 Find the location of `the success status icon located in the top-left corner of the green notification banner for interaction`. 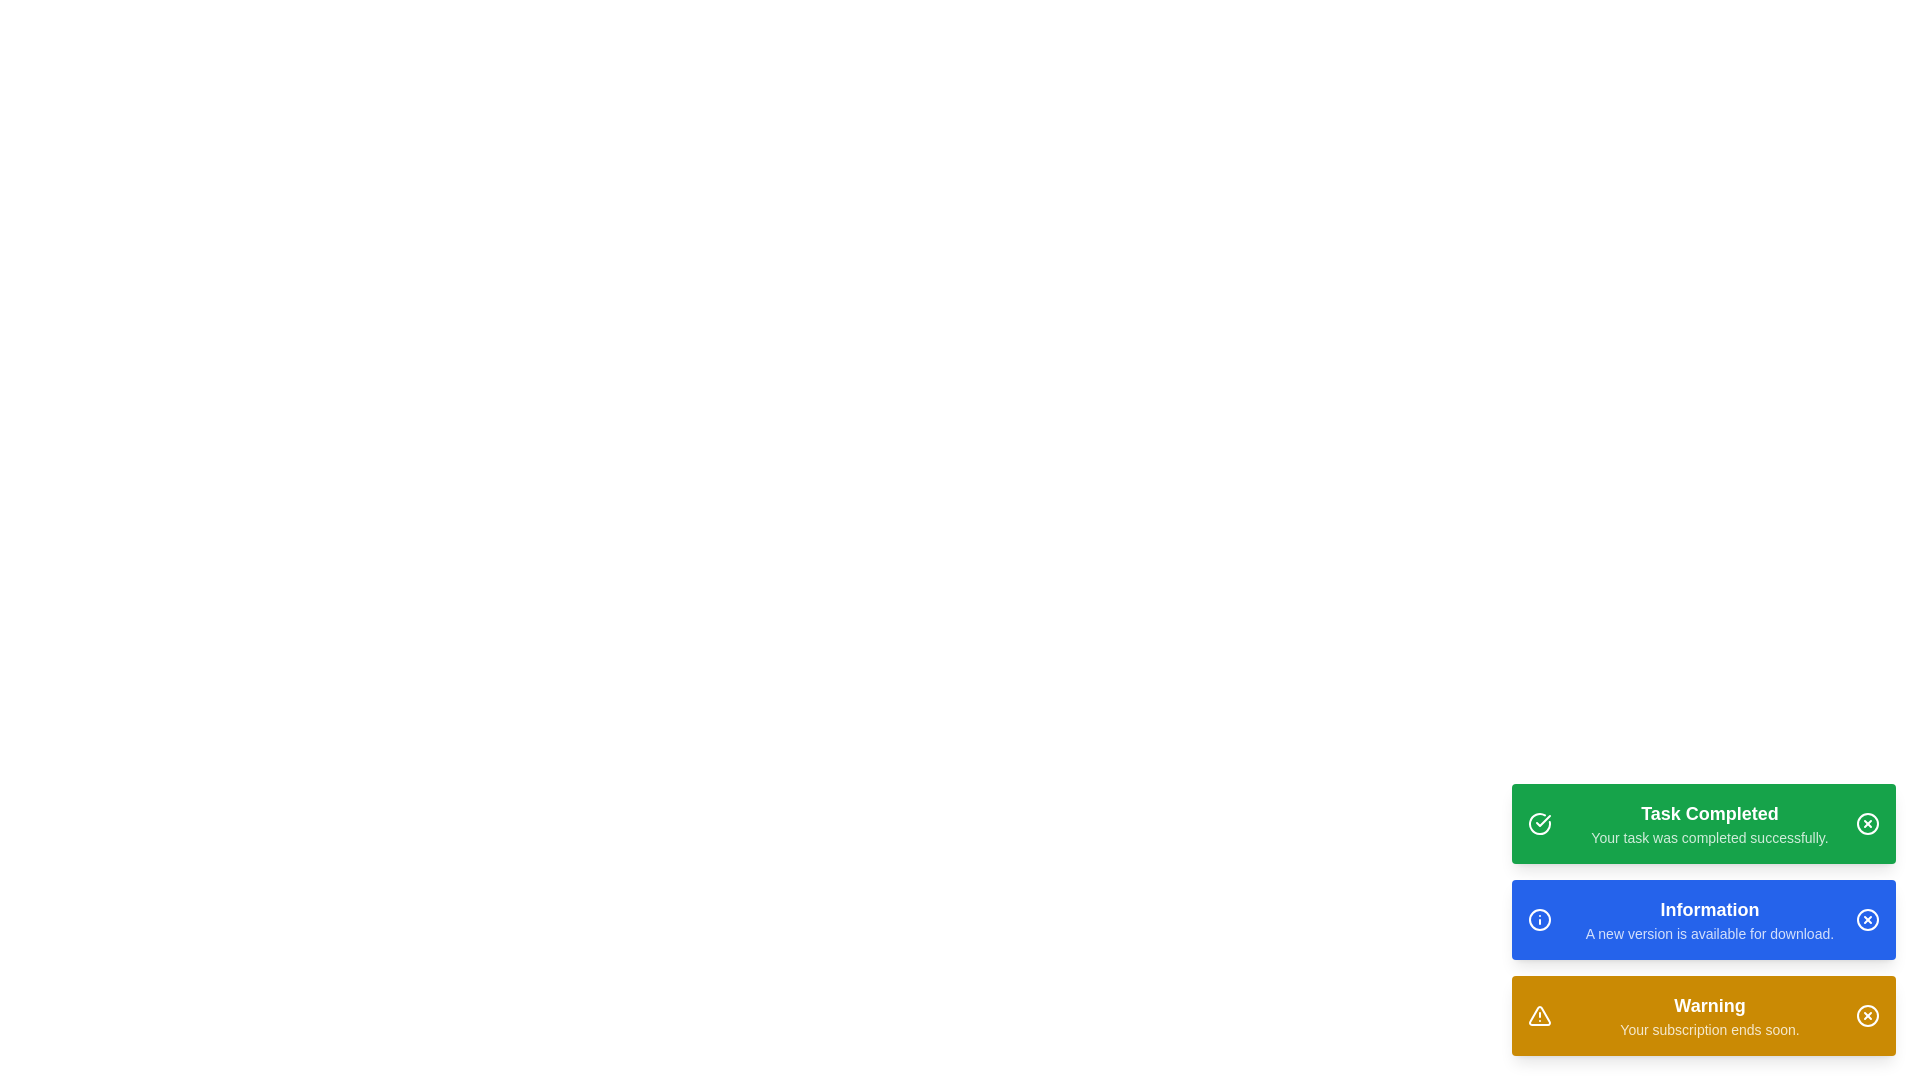

the success status icon located in the top-left corner of the green notification banner for interaction is located at coordinates (1539, 824).